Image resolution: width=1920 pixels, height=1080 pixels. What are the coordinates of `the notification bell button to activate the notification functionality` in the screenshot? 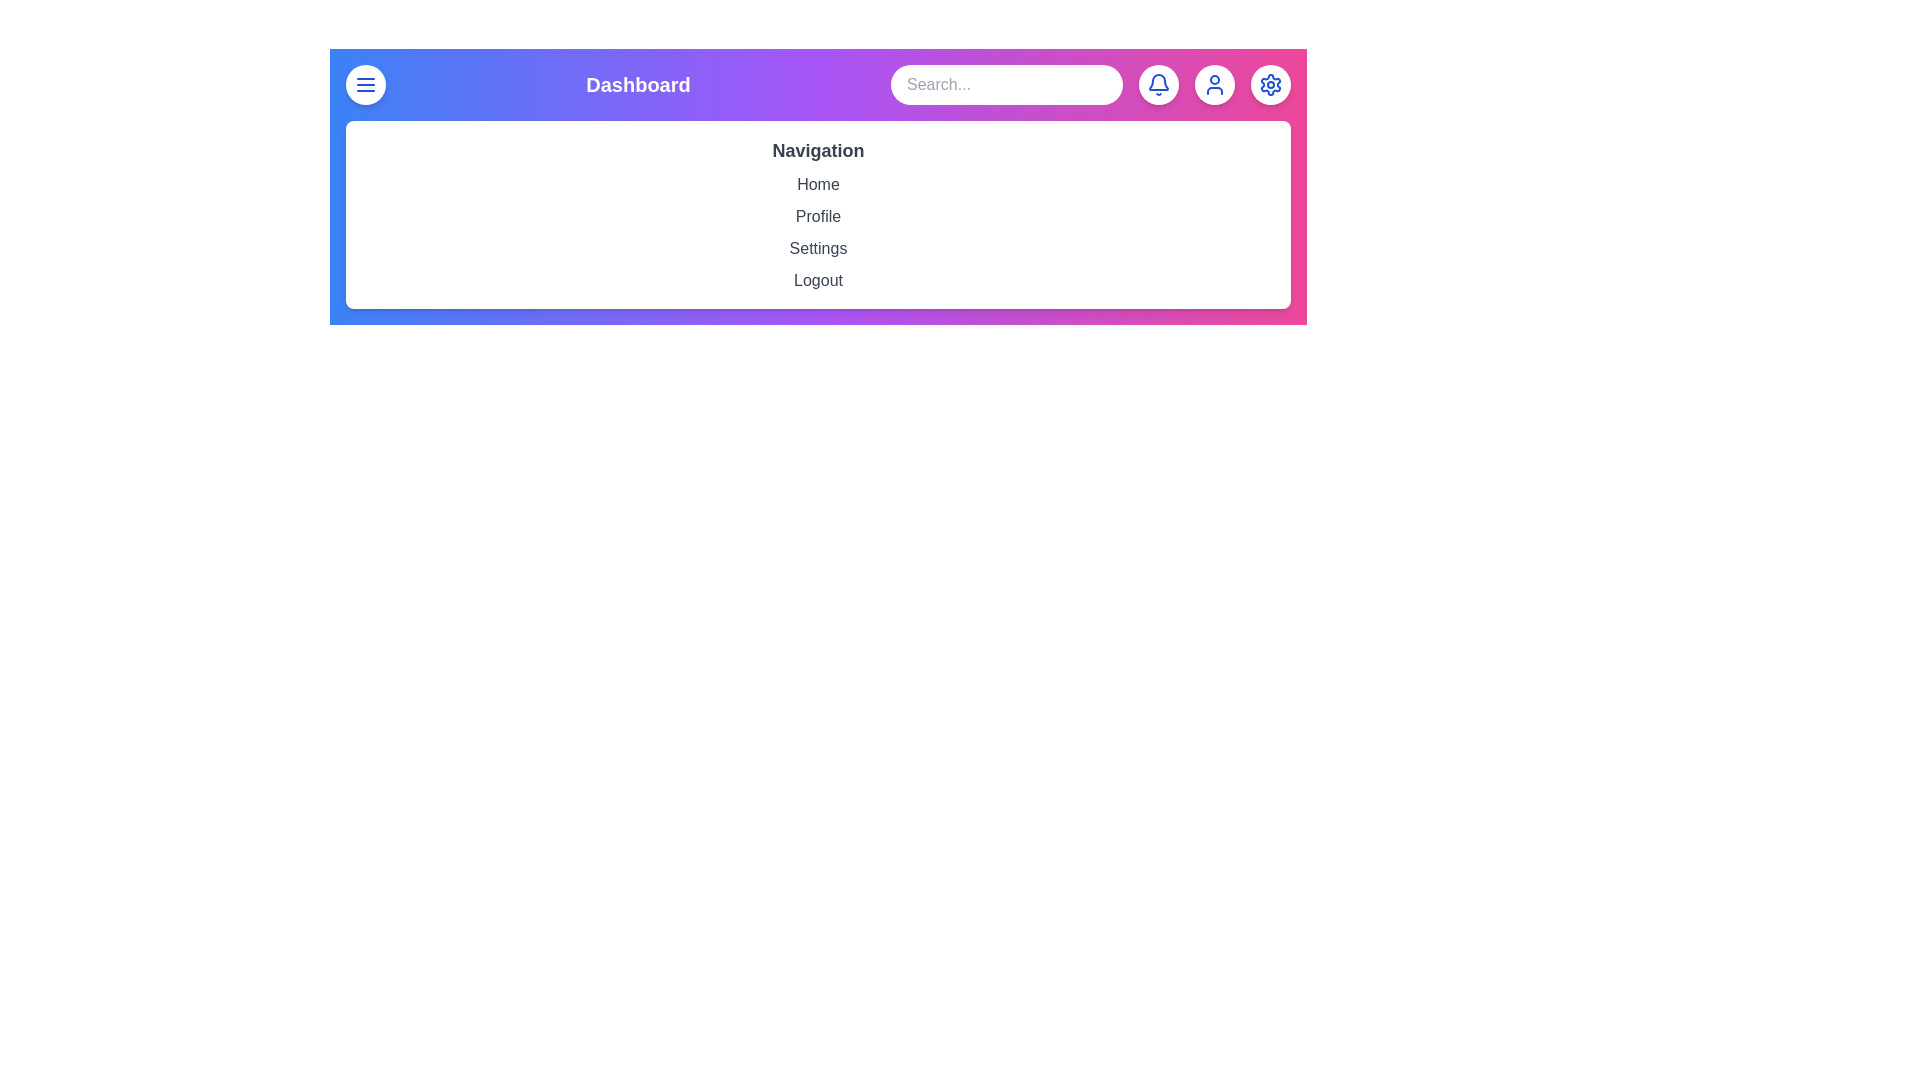 It's located at (1158, 83).